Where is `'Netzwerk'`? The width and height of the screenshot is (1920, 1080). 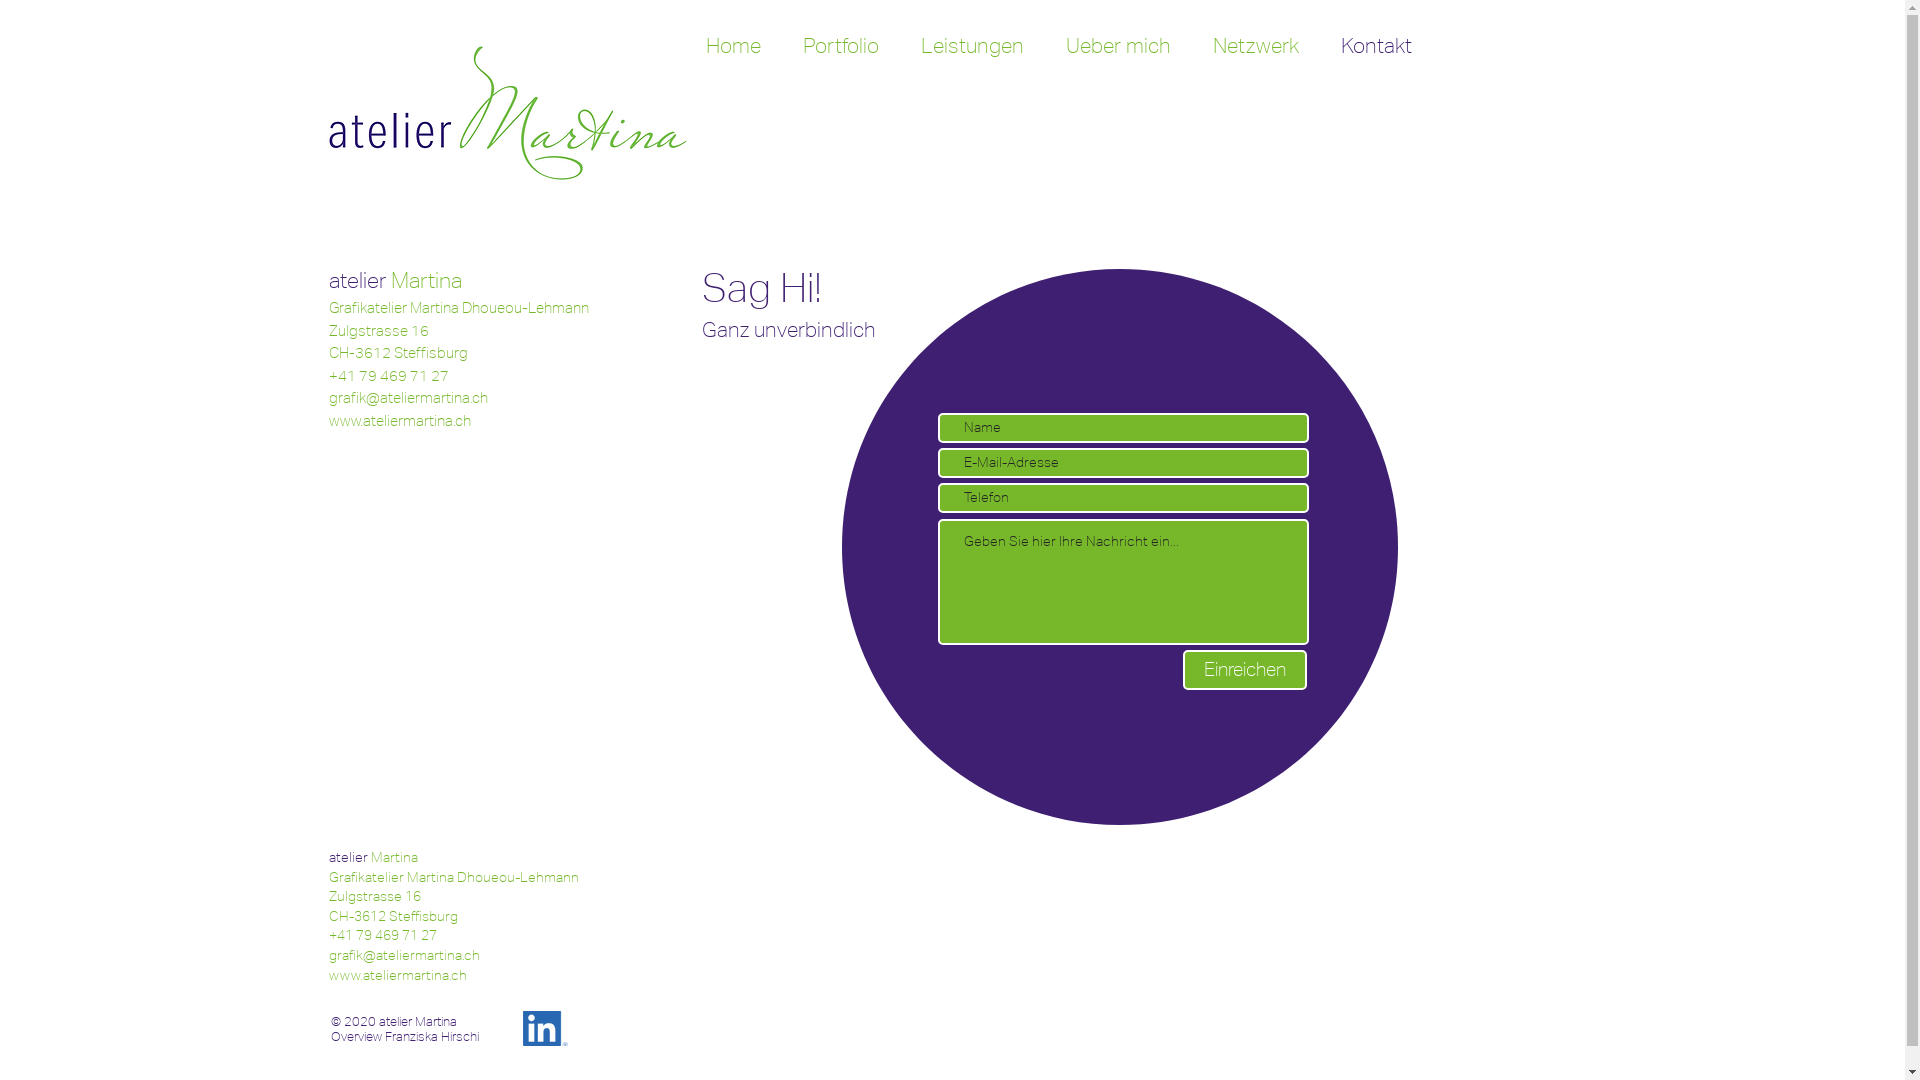
'Netzwerk' is located at coordinates (1255, 45).